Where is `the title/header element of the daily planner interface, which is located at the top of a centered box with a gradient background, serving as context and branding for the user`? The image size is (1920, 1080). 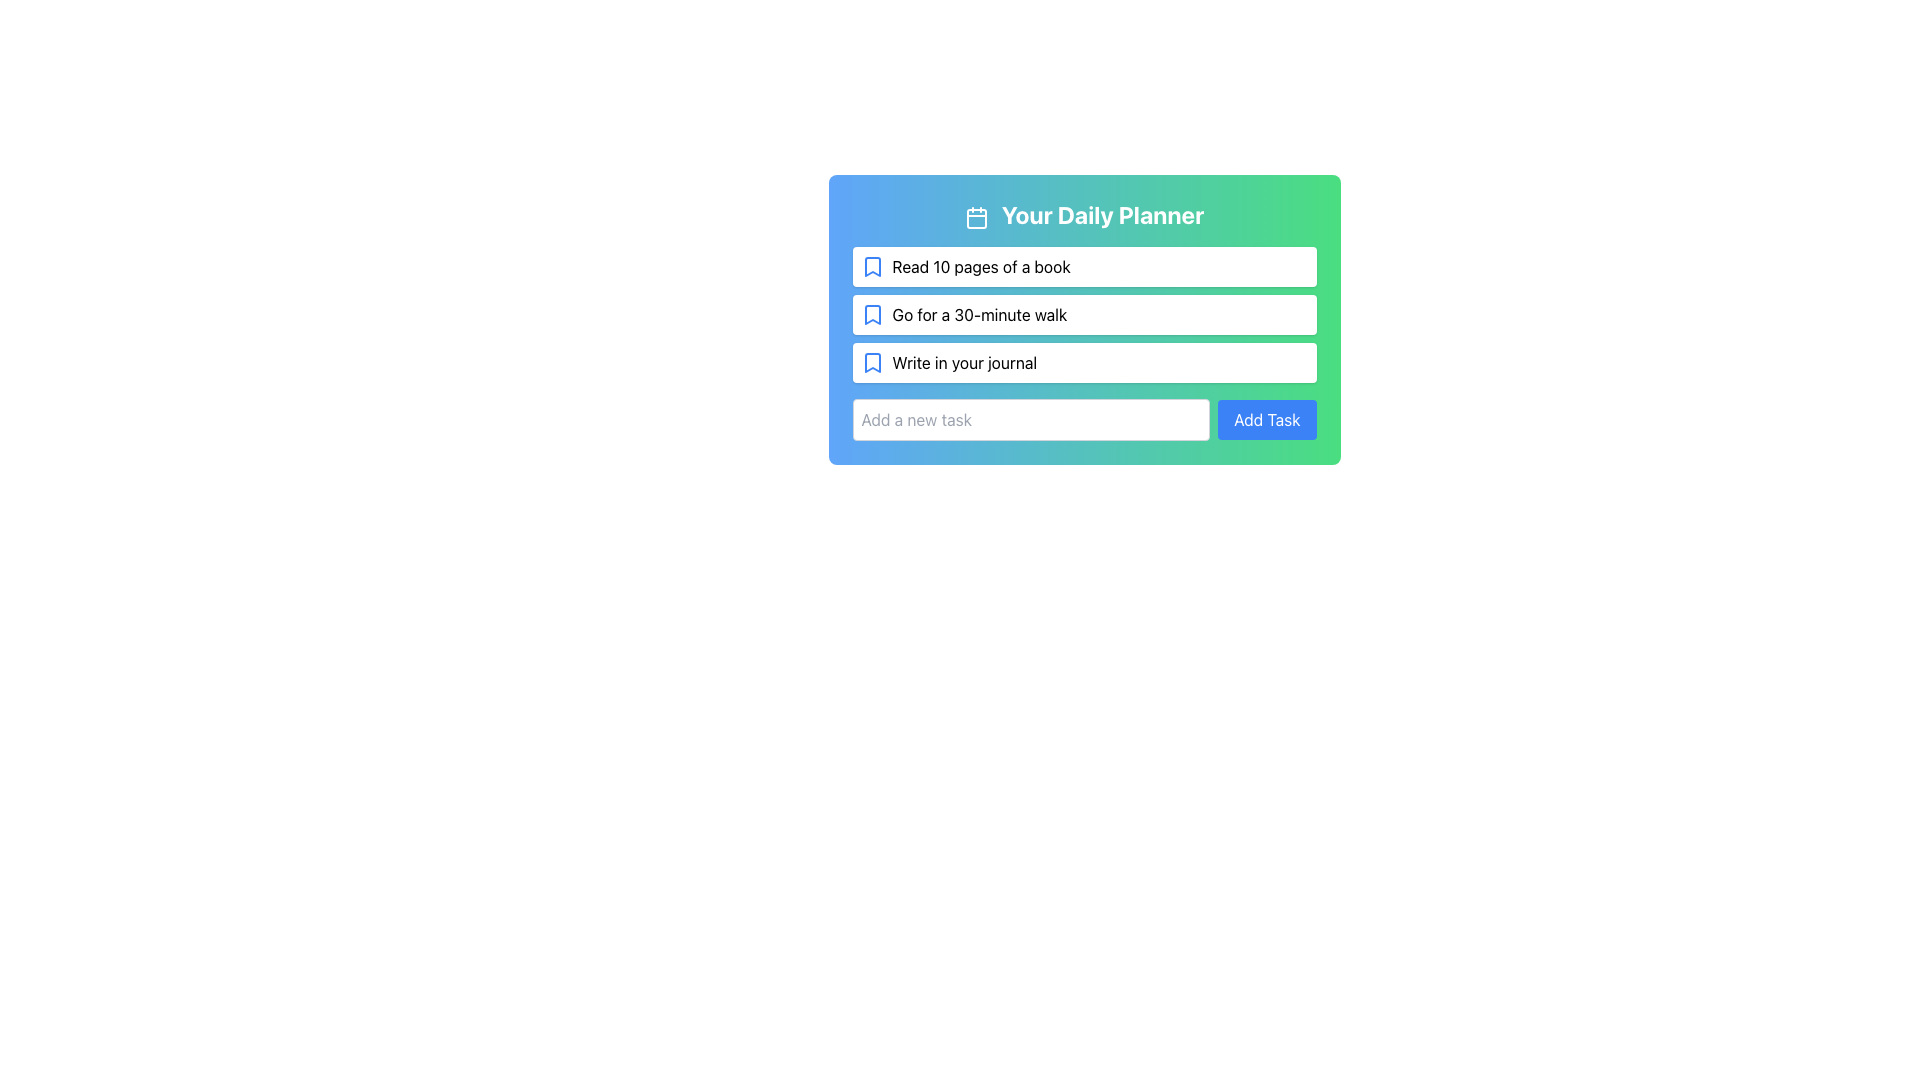 the title/header element of the daily planner interface, which is located at the top of a centered box with a gradient background, serving as context and branding for the user is located at coordinates (1083, 215).